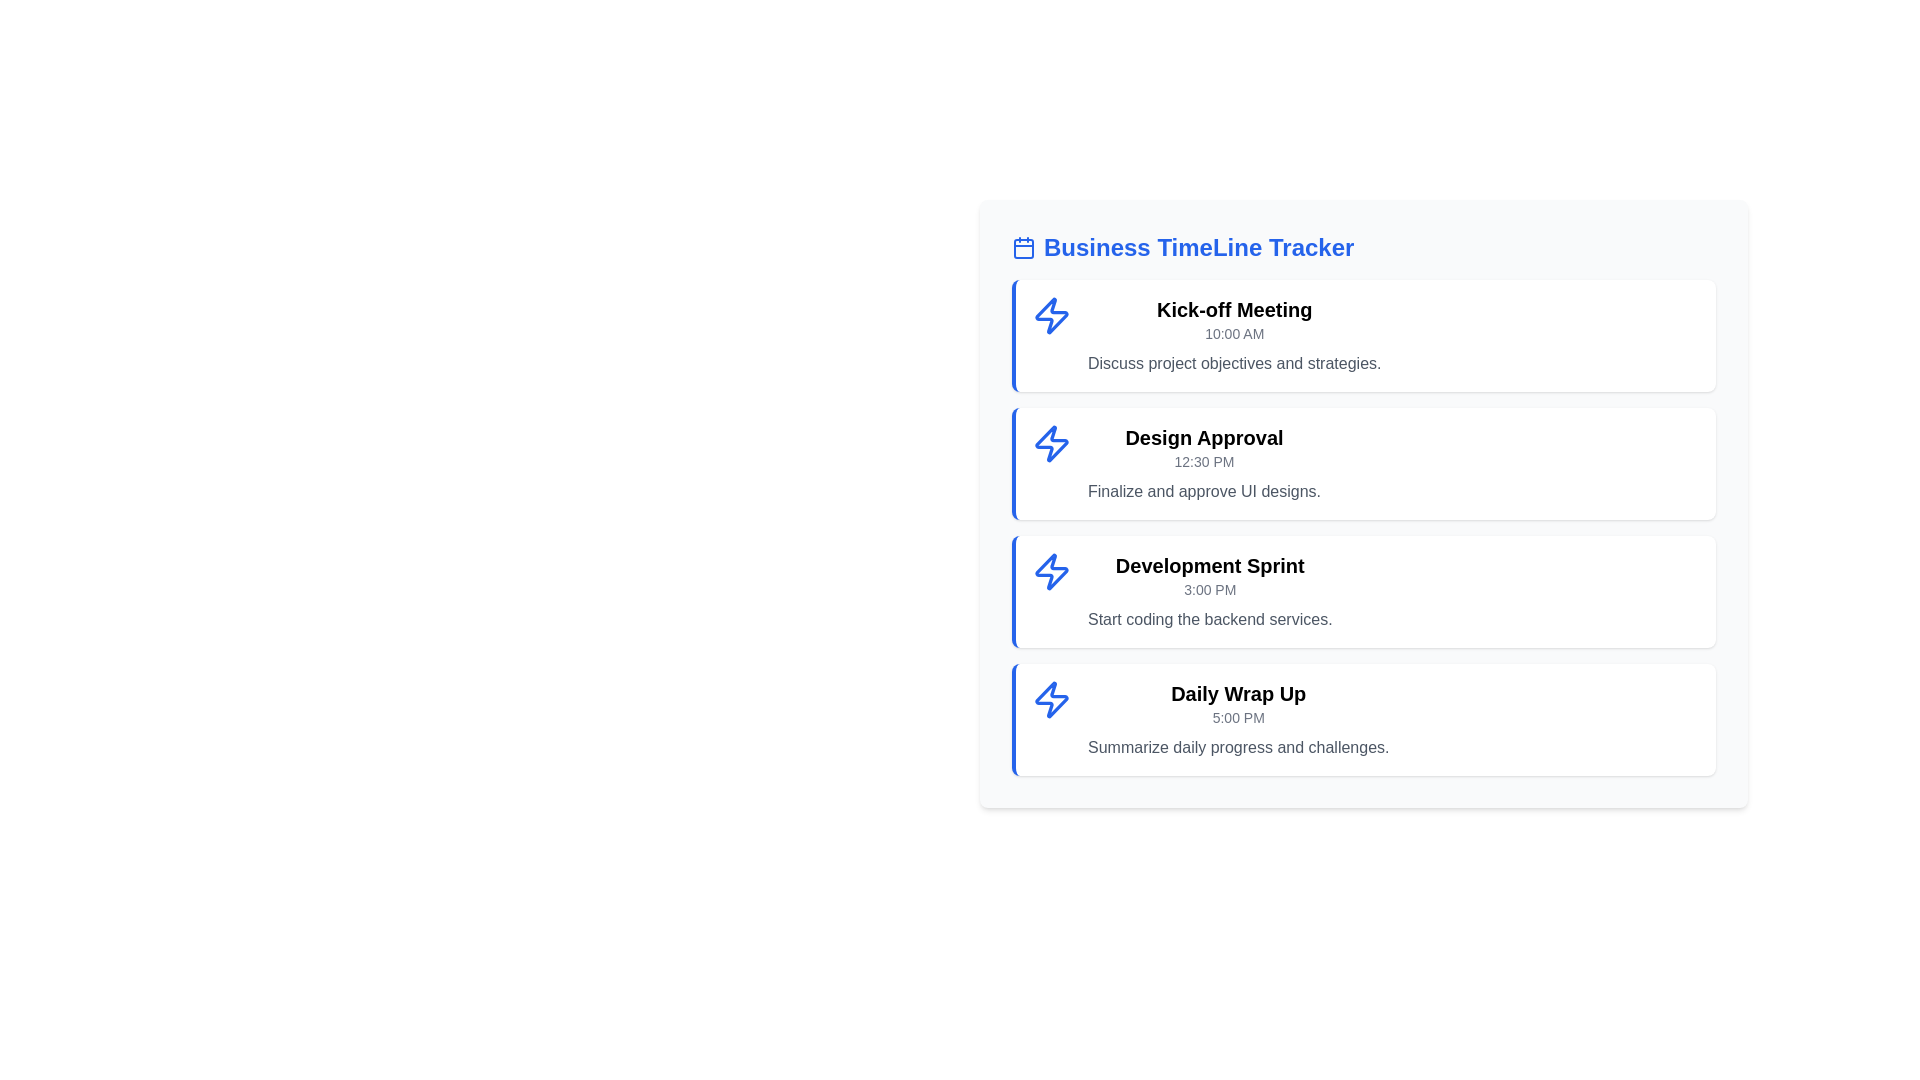 This screenshot has width=1920, height=1080. I want to click on the text label displaying the time '12:30 PM' within the 'Design Approval' event card, so click(1203, 462).